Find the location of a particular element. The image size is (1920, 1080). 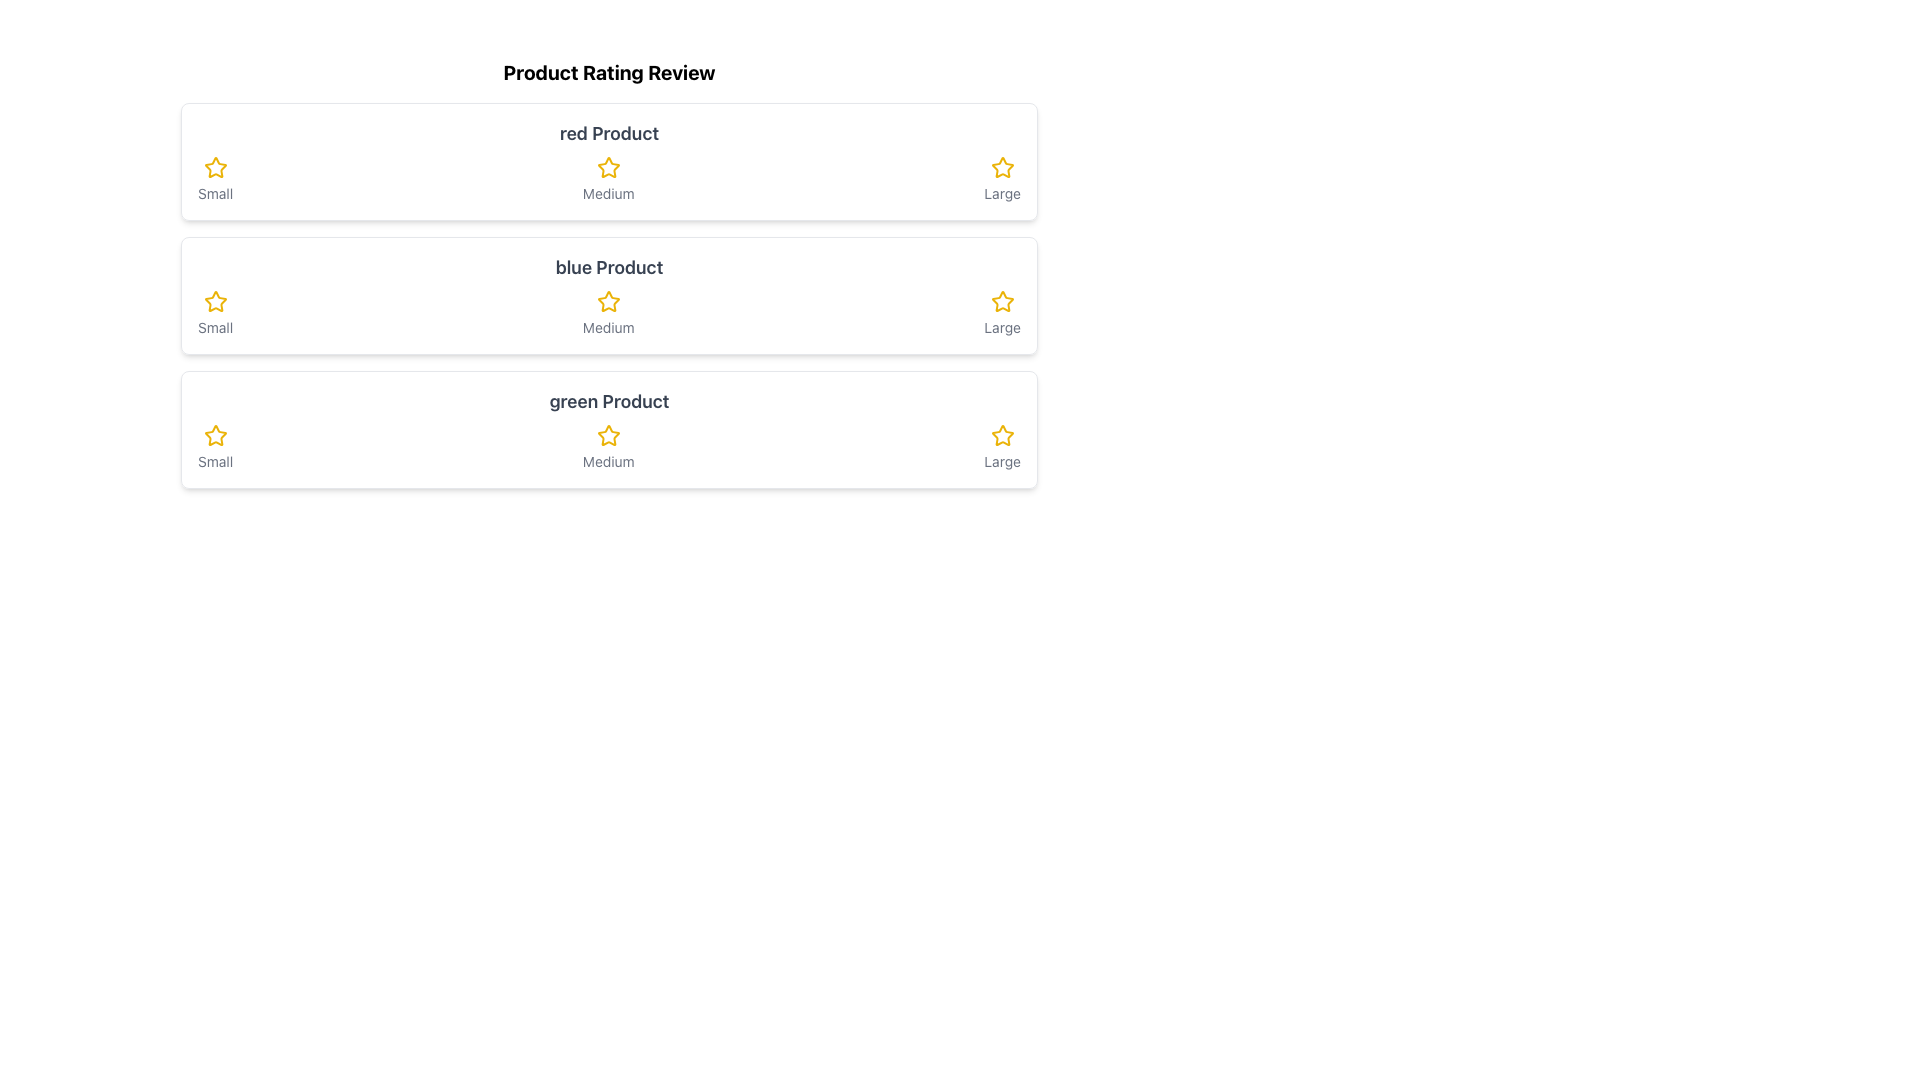

the 'Large' size text label that indicates the rating size option for the associated item, located under the yellow star icon in the product row is located at coordinates (1002, 462).